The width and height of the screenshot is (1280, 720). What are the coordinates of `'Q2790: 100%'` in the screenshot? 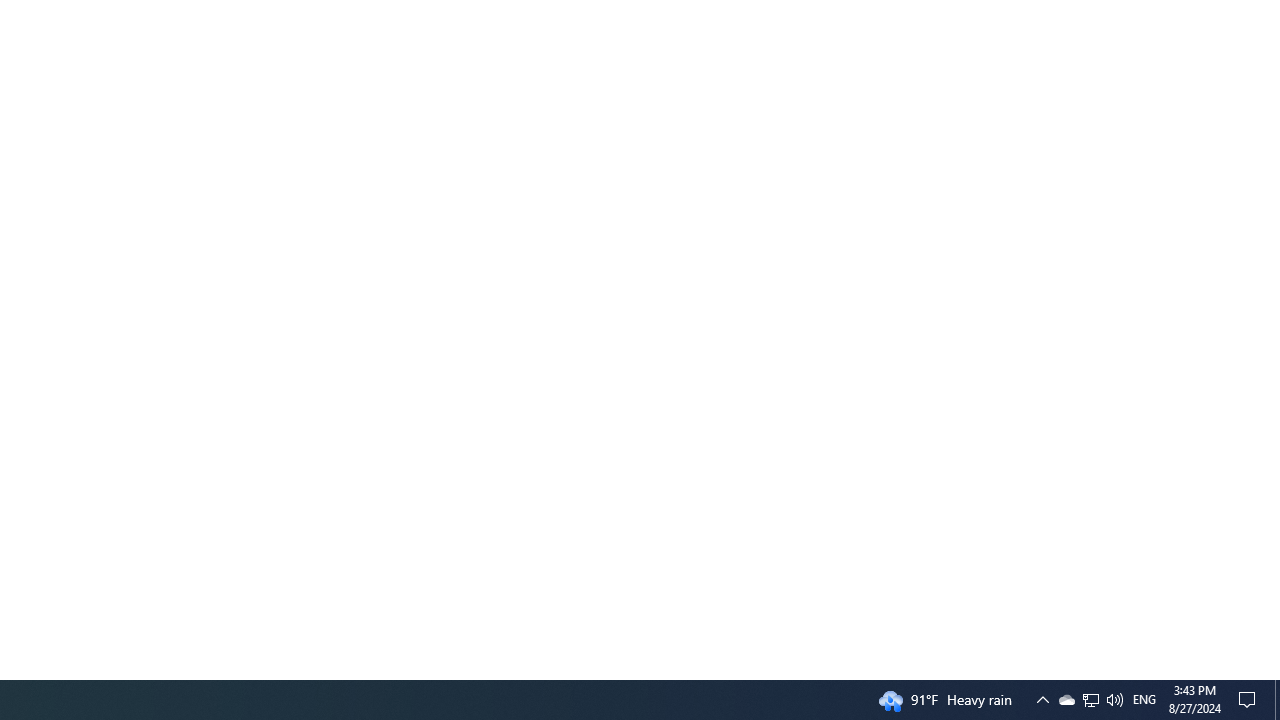 It's located at (1113, 698).